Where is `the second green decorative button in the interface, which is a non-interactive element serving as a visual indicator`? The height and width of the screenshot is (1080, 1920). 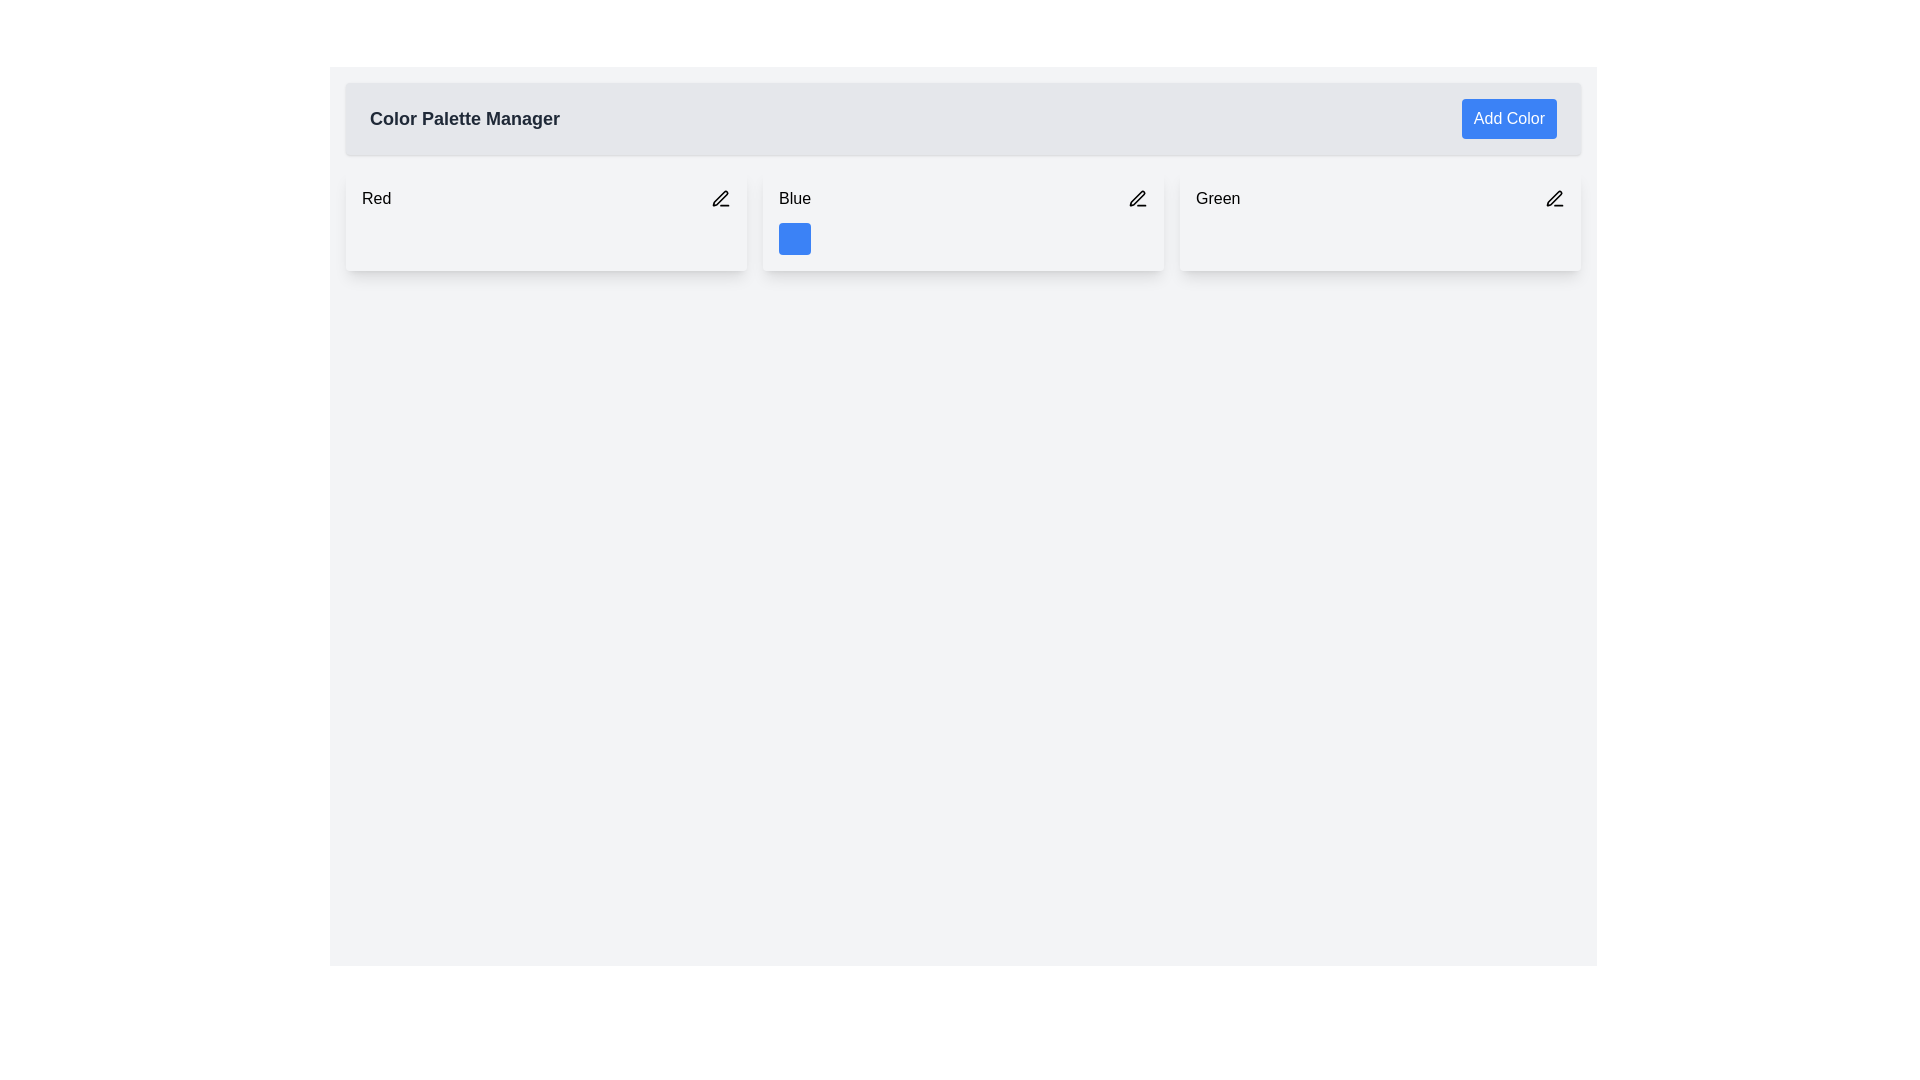
the second green decorative button in the interface, which is a non-interactive element serving as a visual indicator is located at coordinates (1251, 238).